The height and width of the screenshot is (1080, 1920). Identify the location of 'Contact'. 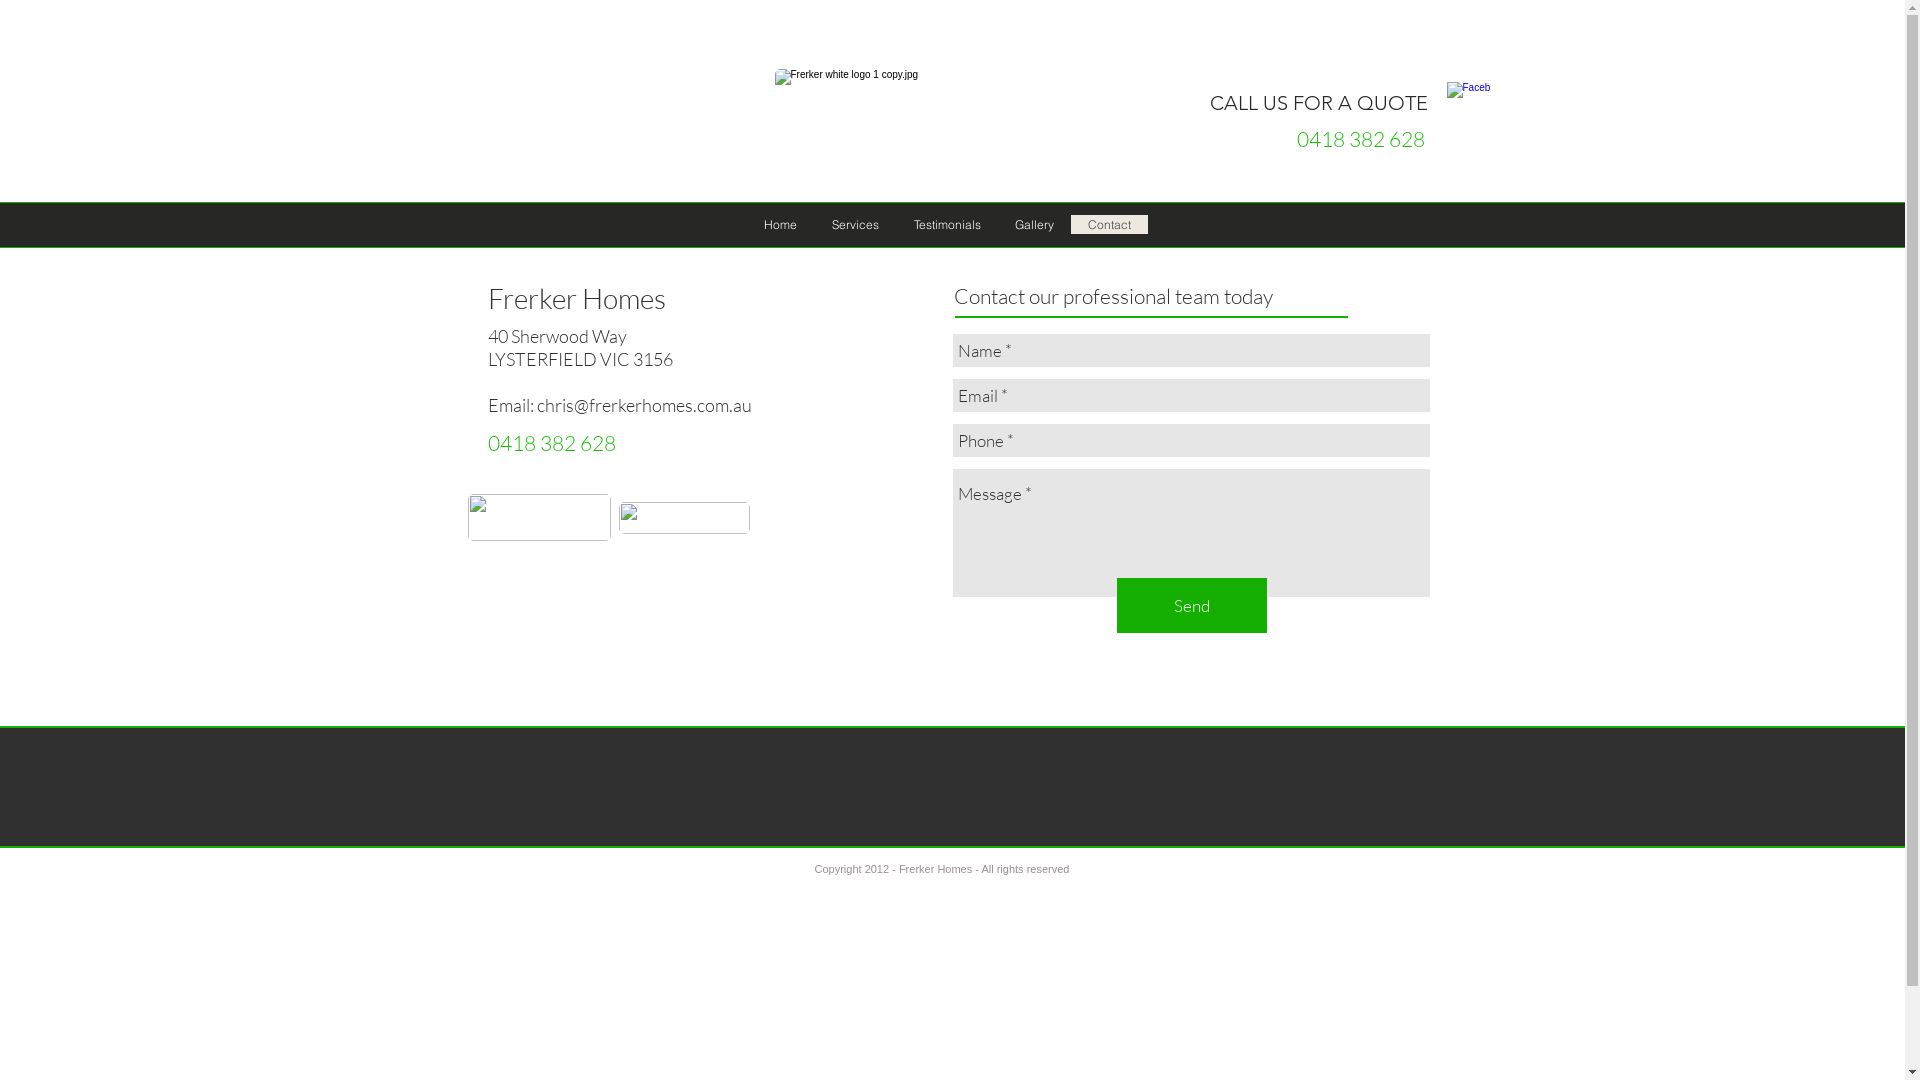
(1069, 224).